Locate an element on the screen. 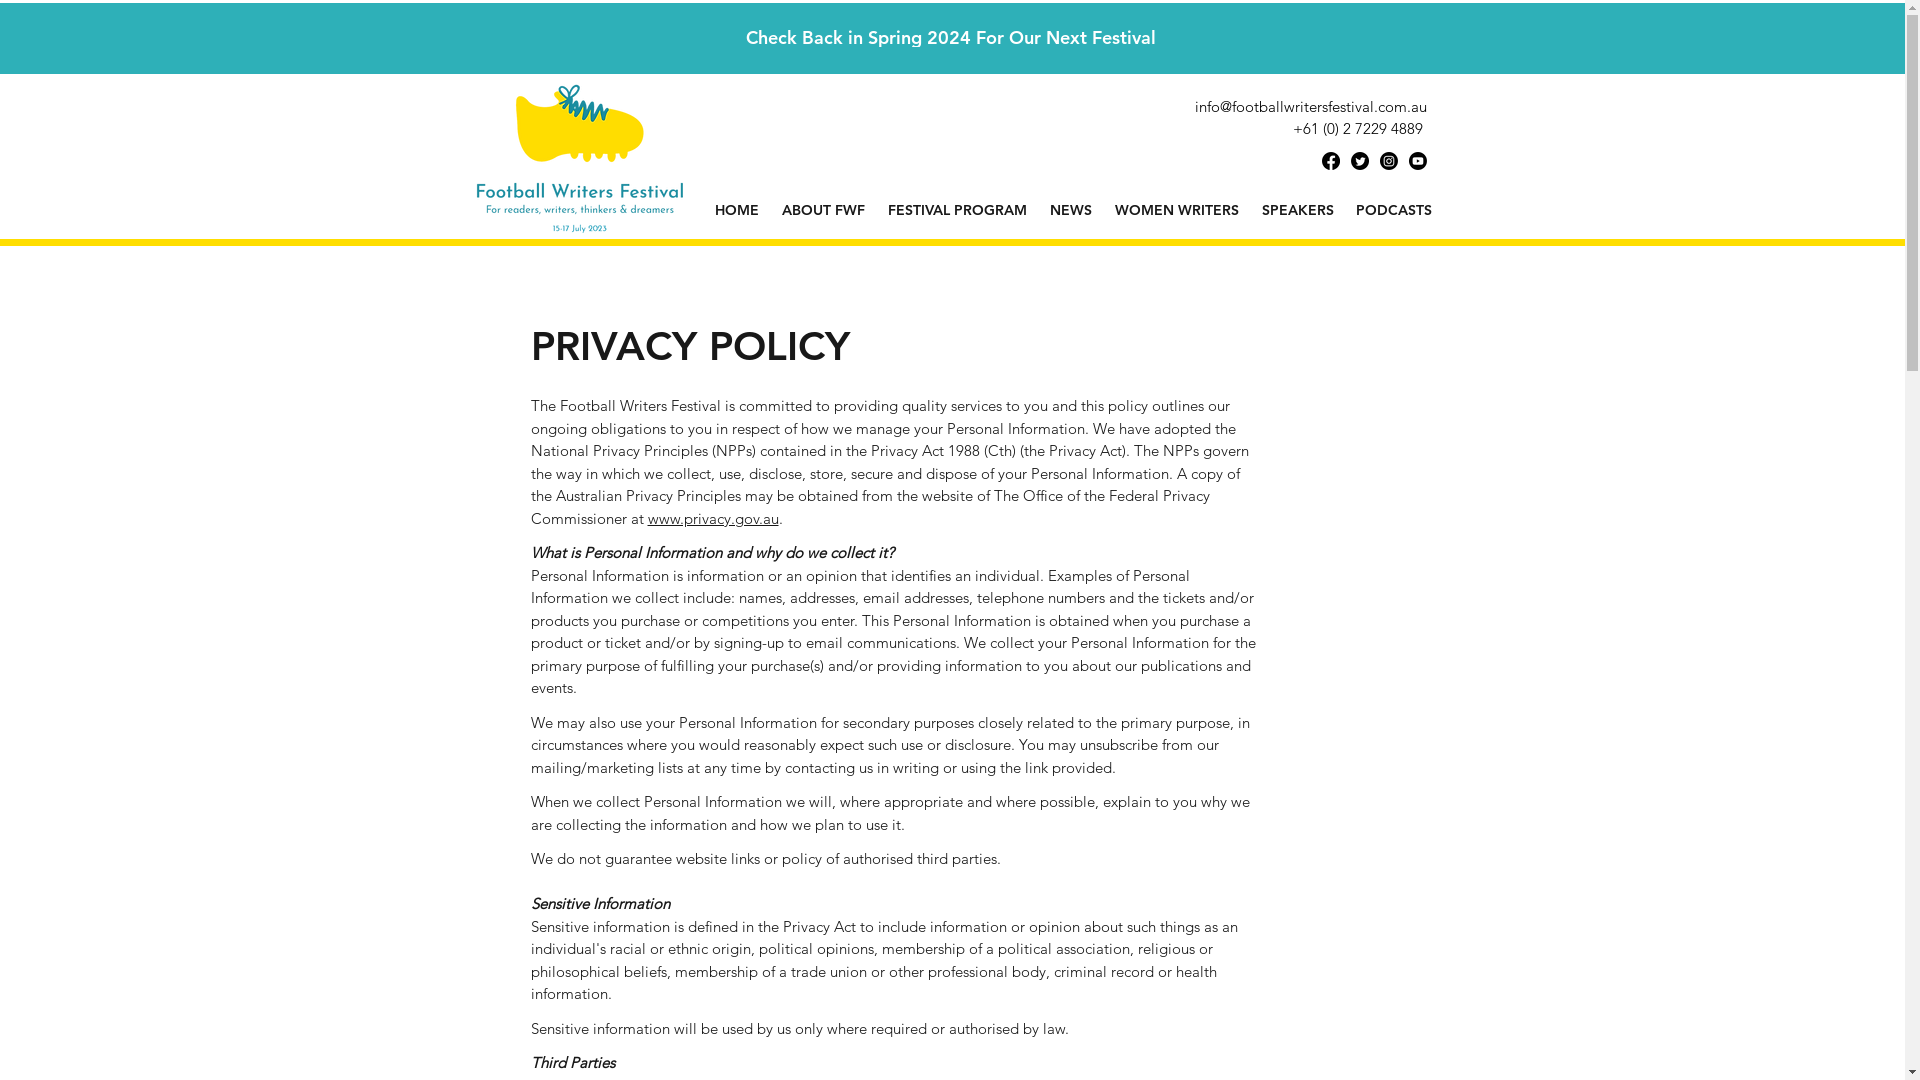  'HOME' is located at coordinates (736, 209).